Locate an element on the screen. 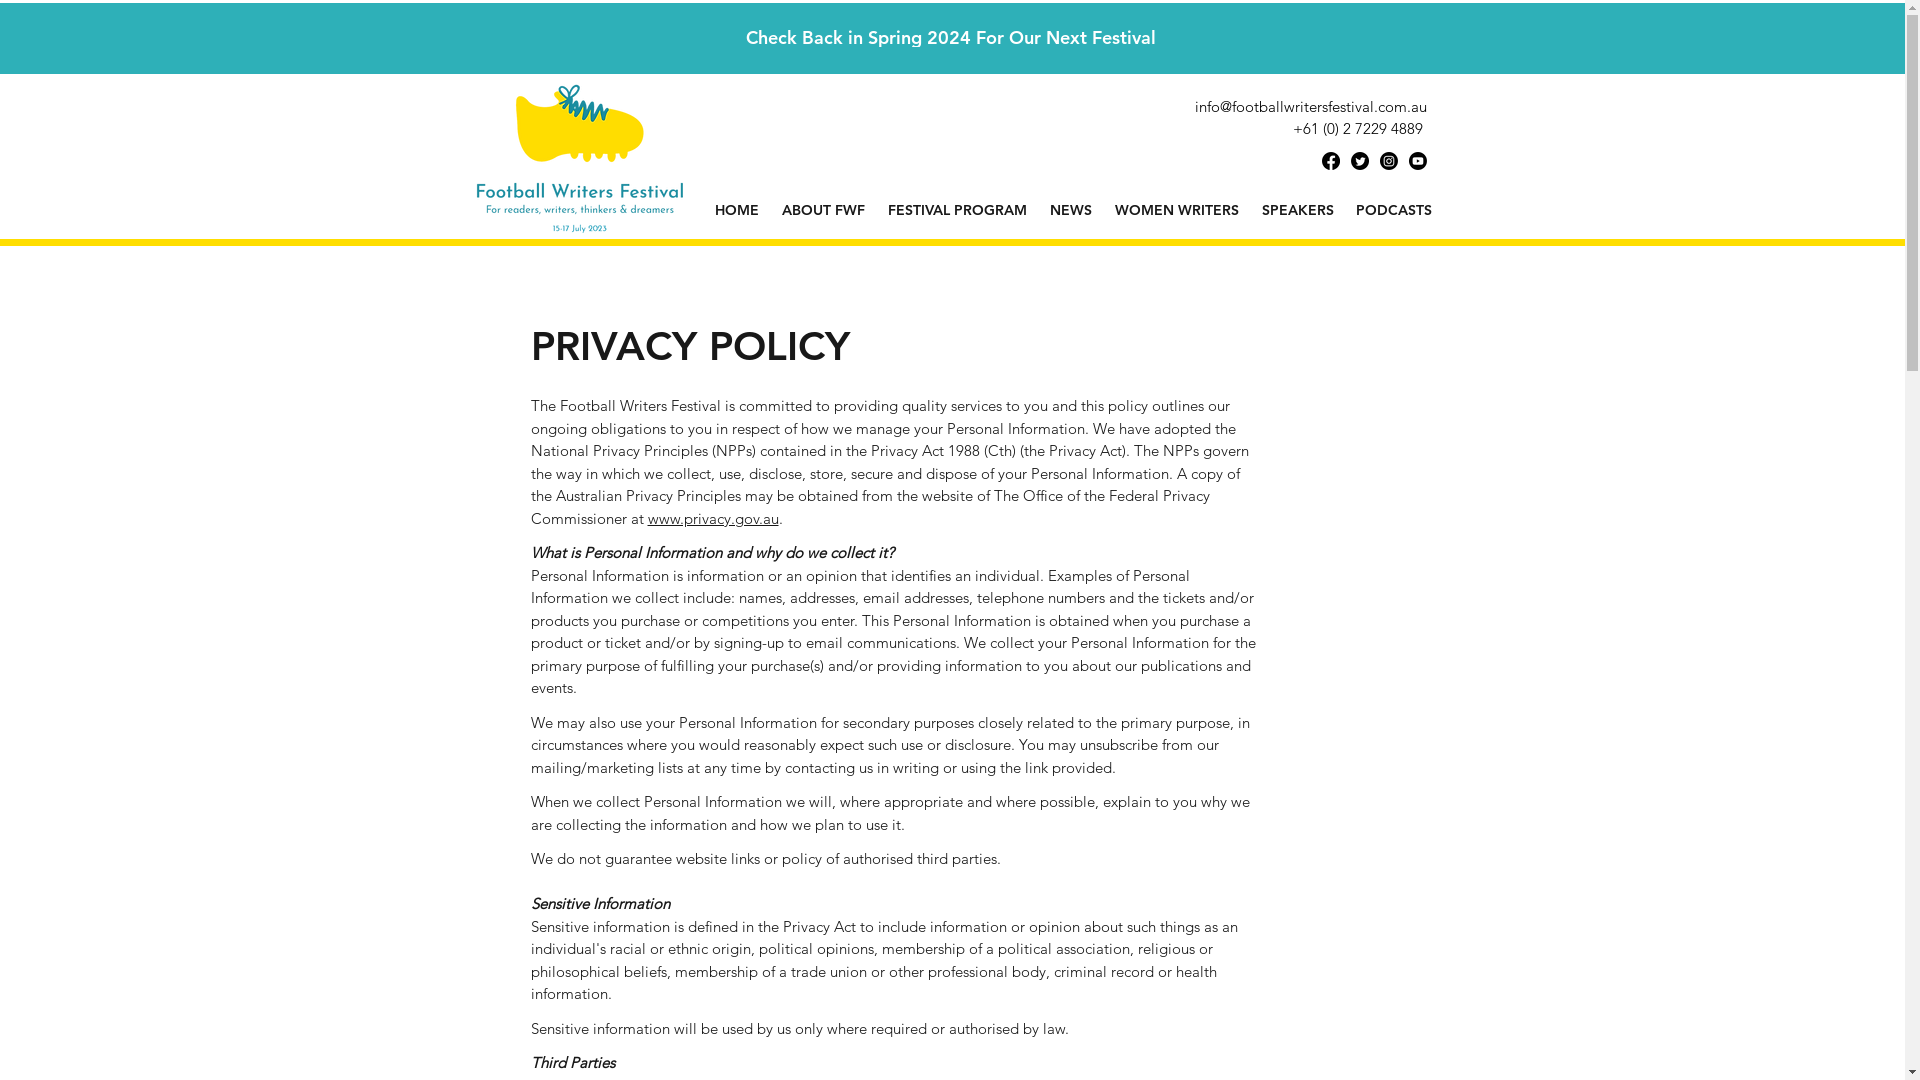  'HOME' is located at coordinates (736, 209).